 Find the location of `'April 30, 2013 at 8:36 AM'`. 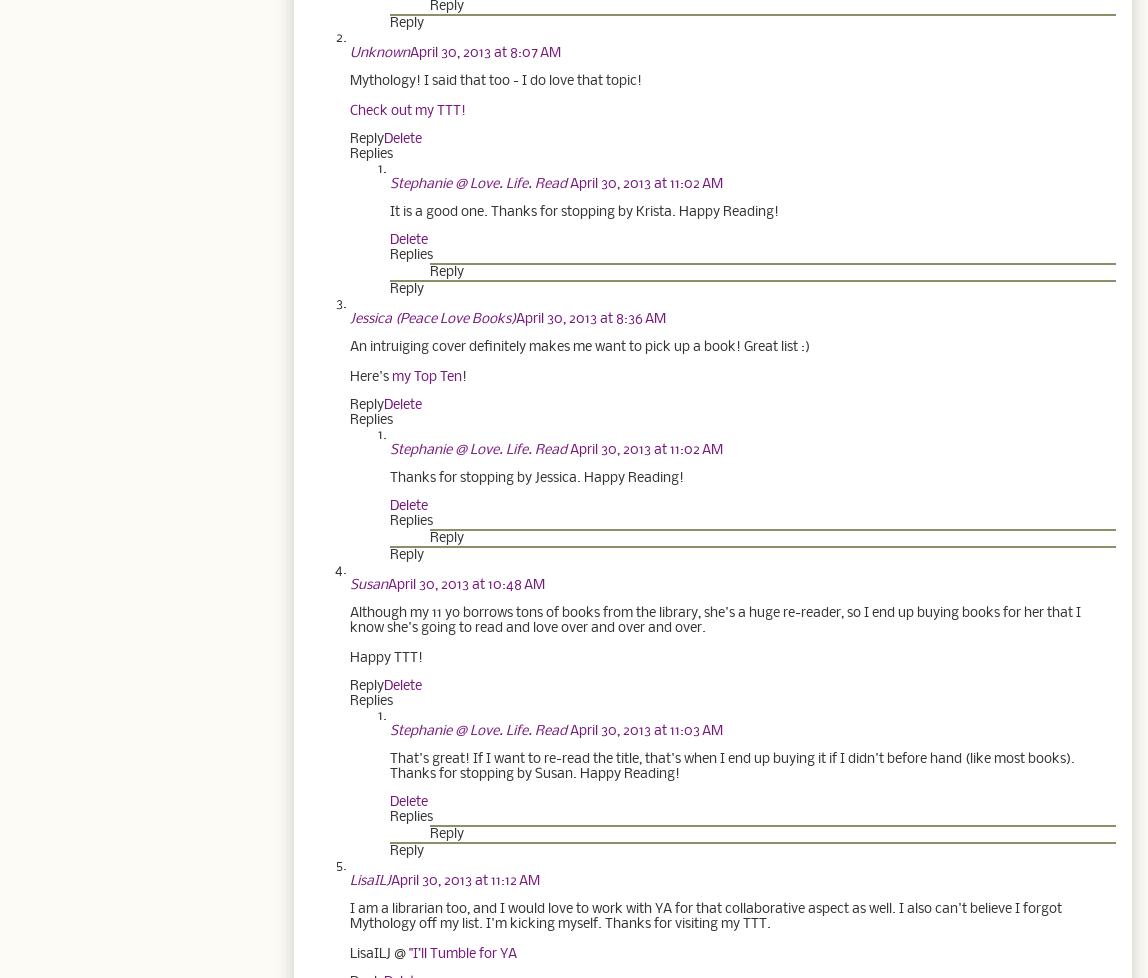

'April 30, 2013 at 8:36 AM' is located at coordinates (590, 317).